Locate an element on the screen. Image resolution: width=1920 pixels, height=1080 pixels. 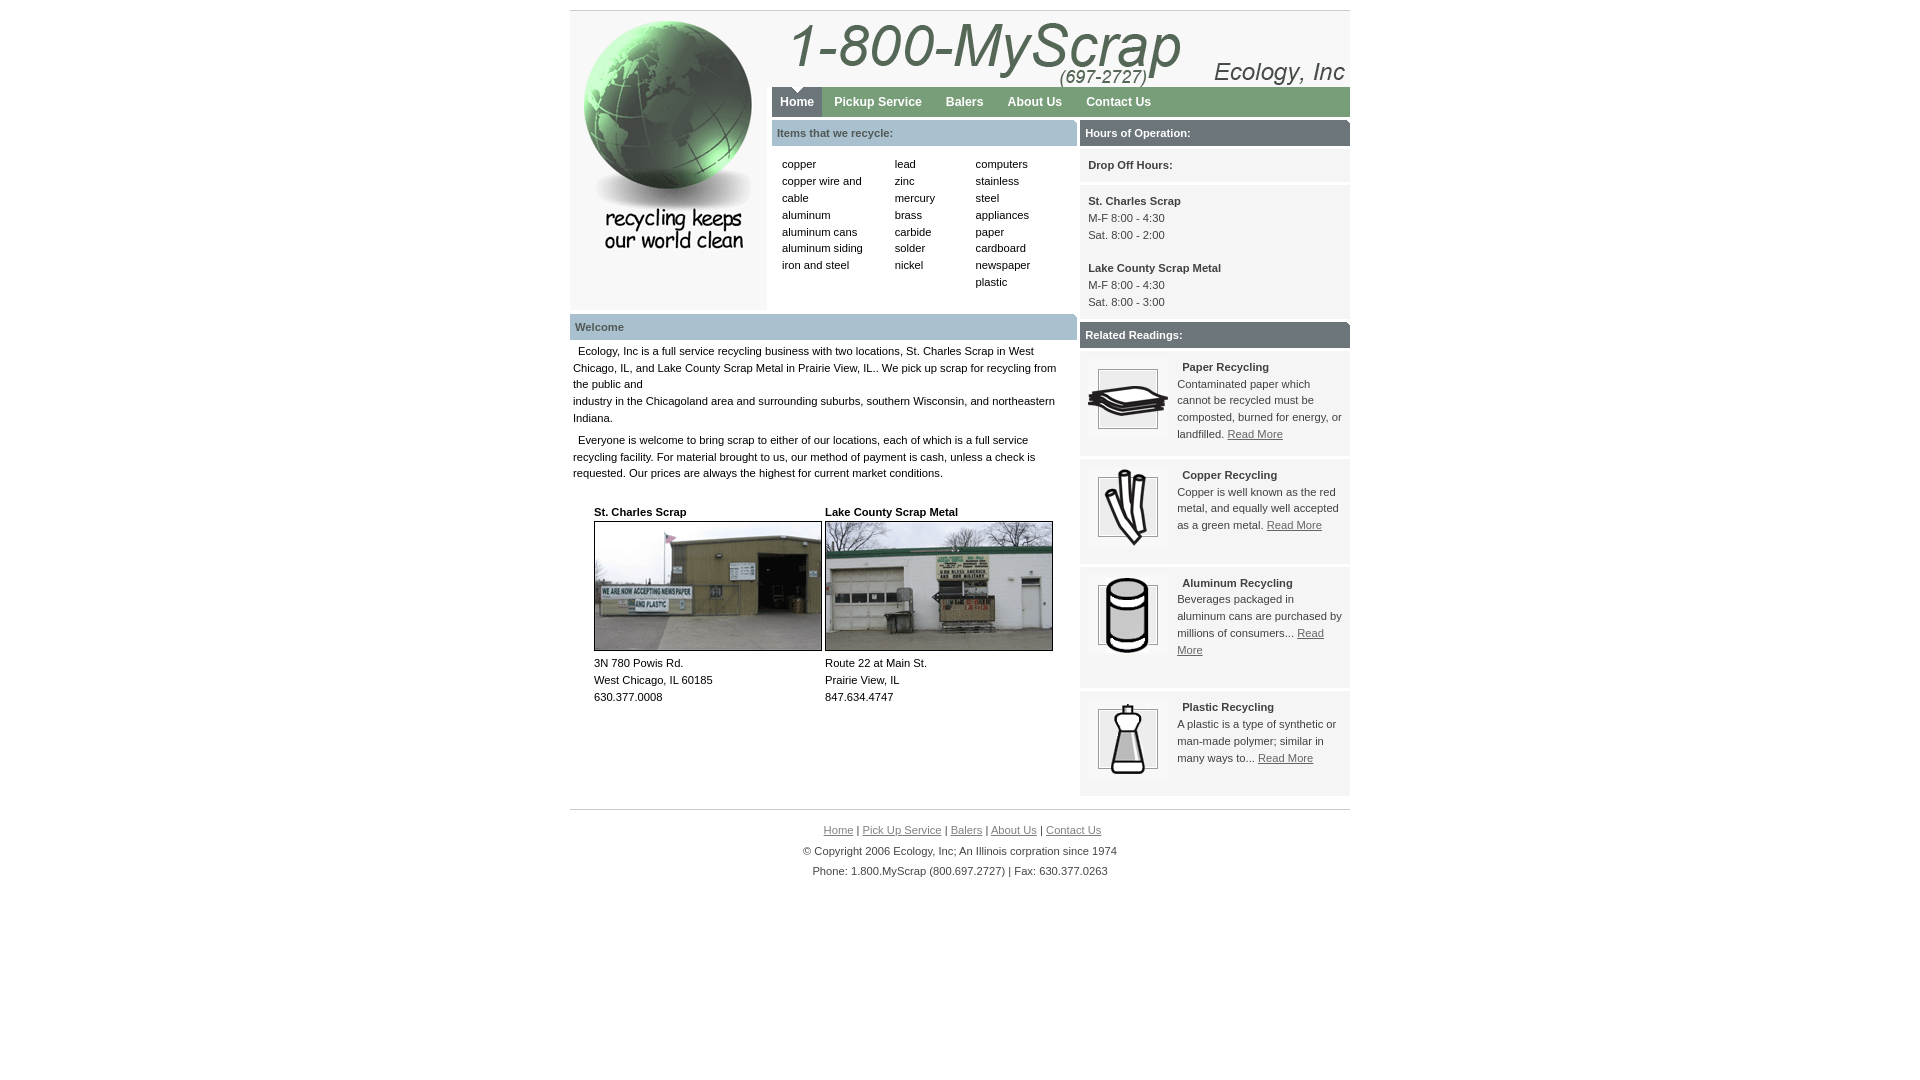
'About Us' is located at coordinates (1013, 829).